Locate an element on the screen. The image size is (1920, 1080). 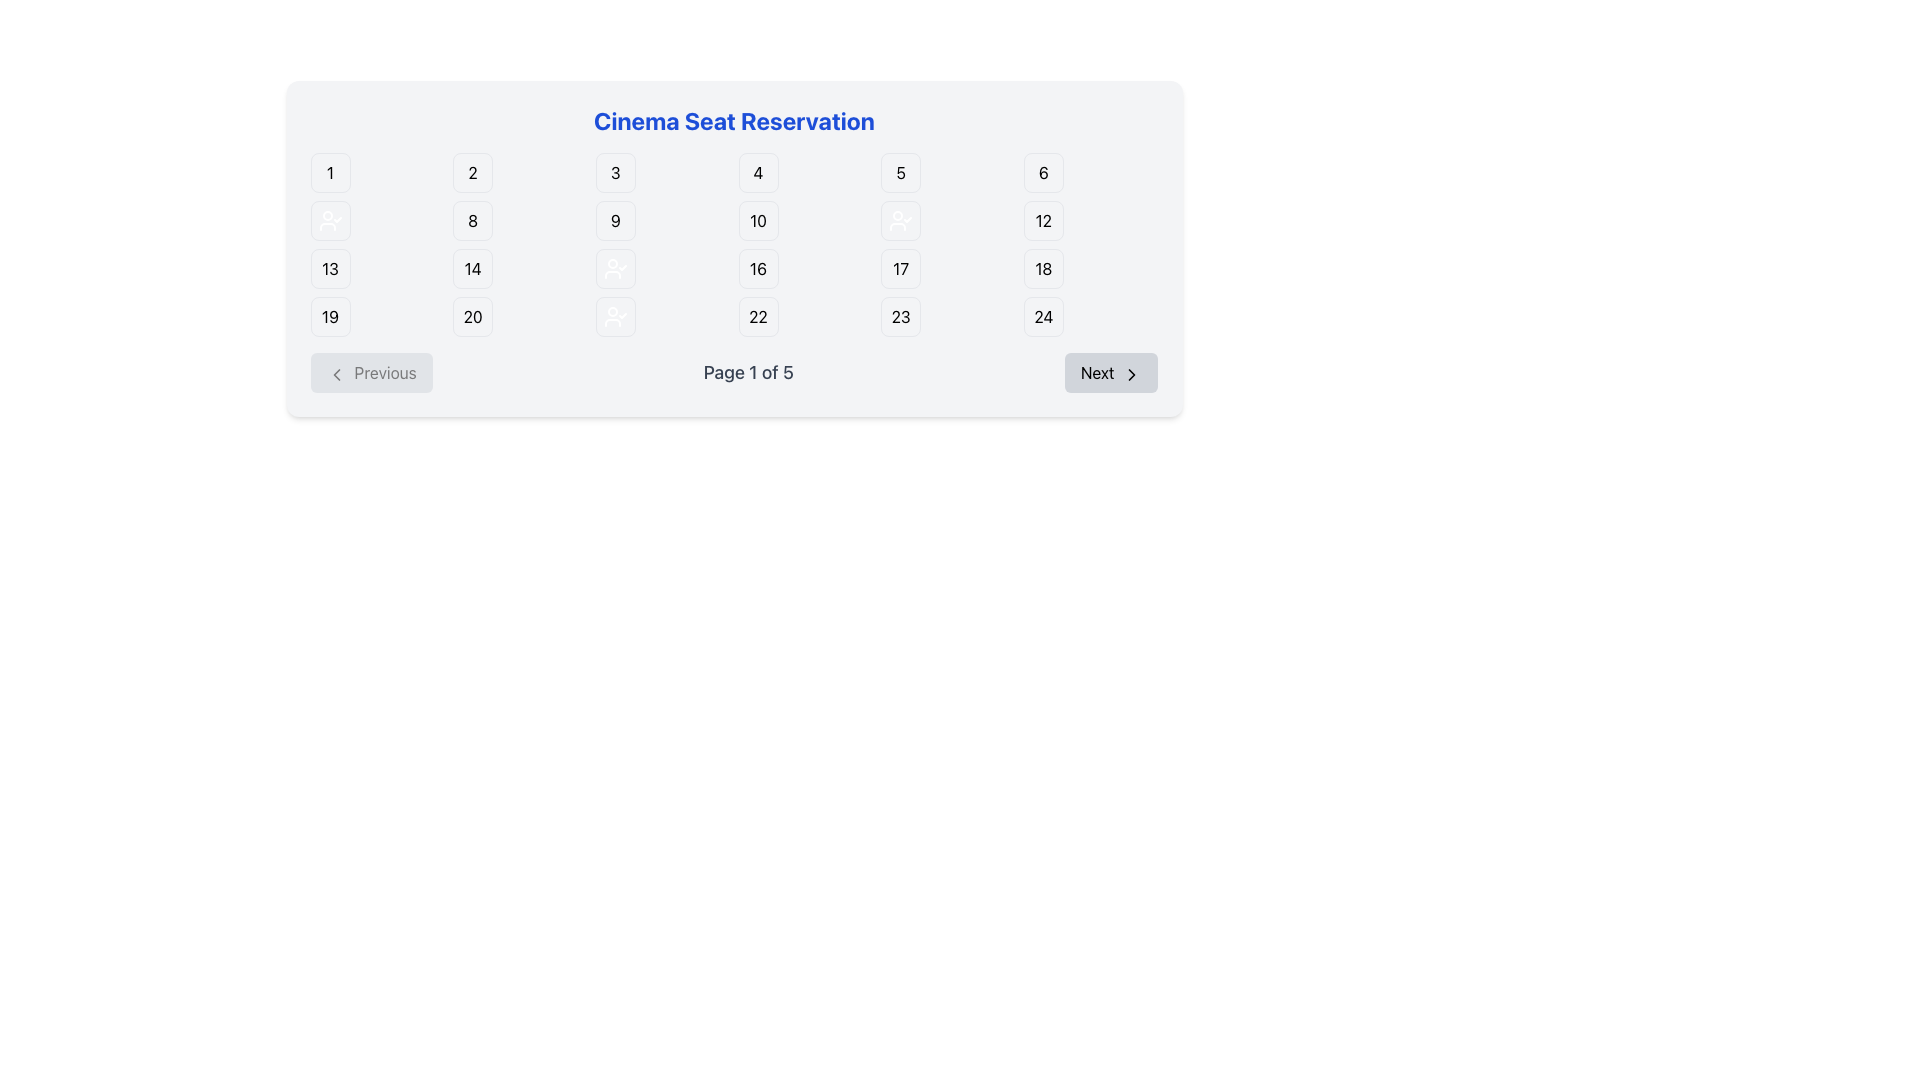
the rightward pointing chevron icon within the 'Next' button located at the bottom-right corner of the interface is located at coordinates (1132, 374).